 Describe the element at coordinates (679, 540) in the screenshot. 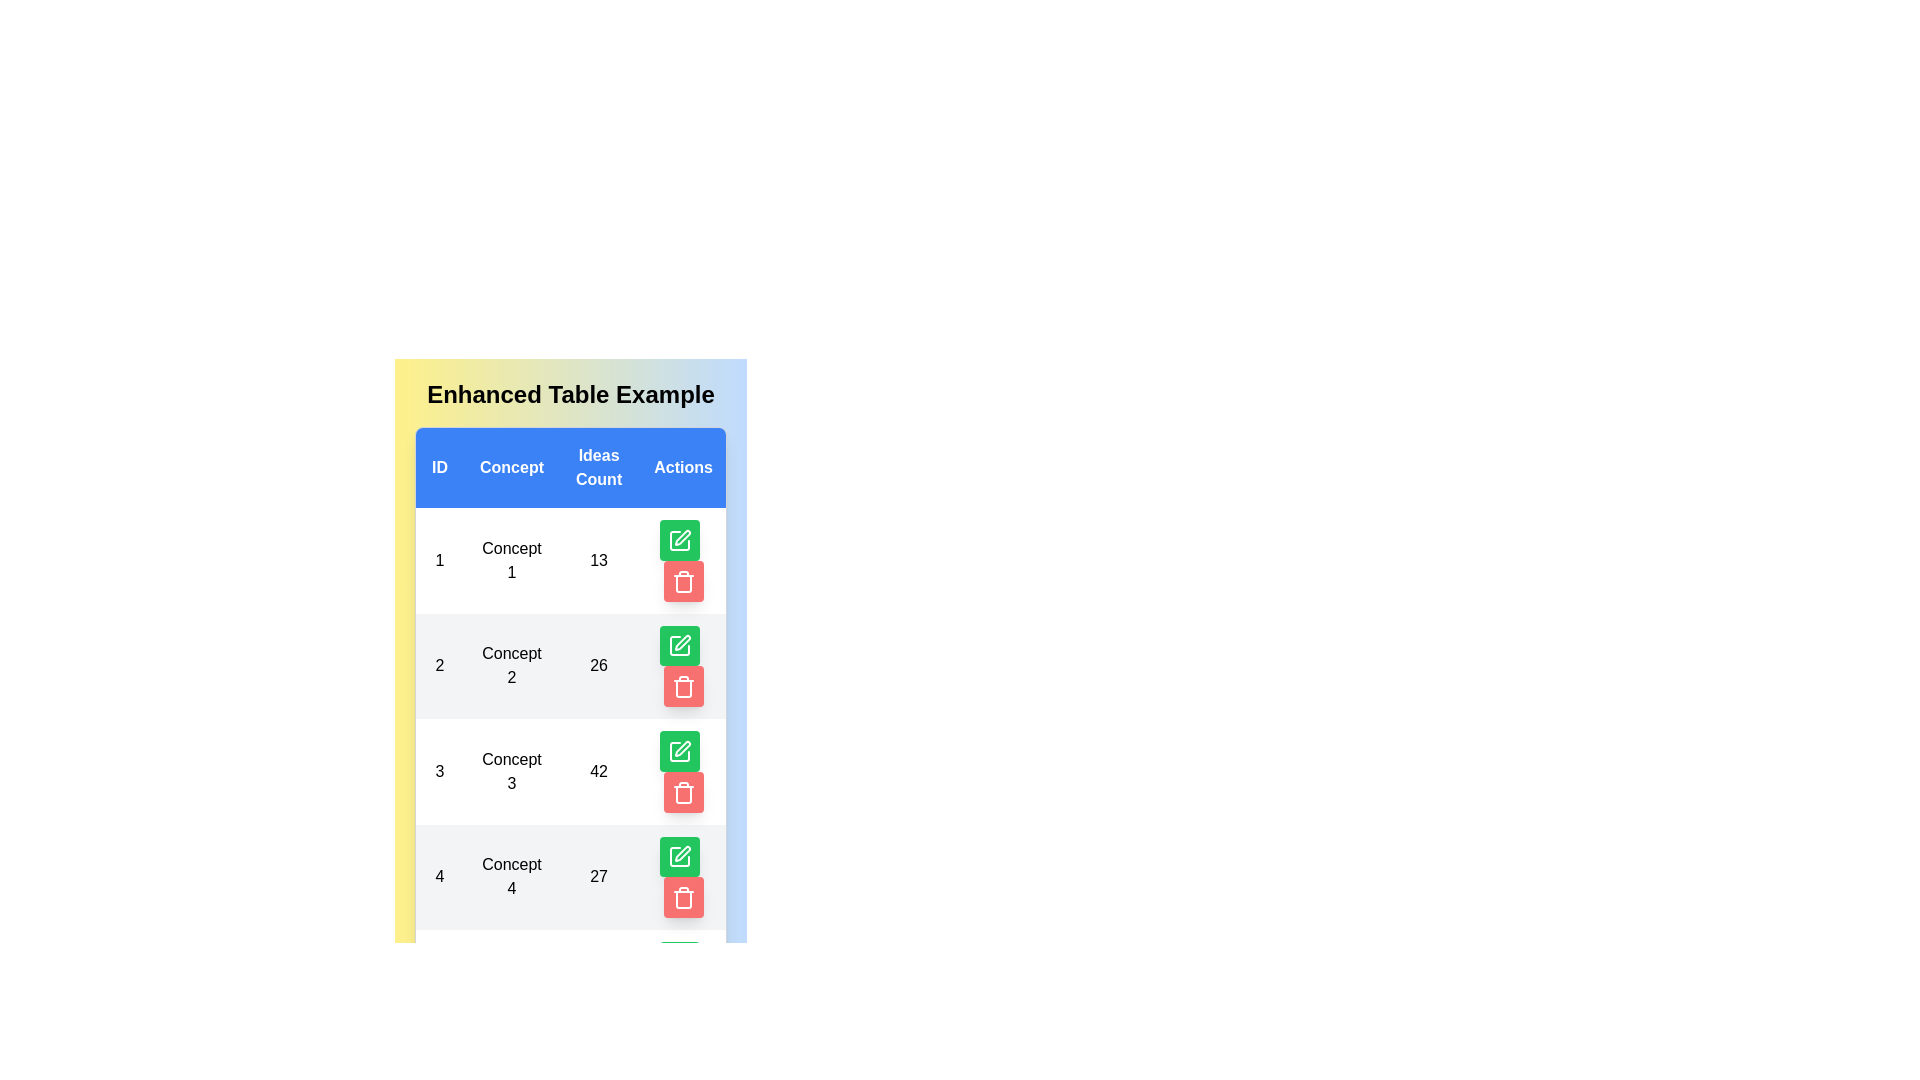

I see `the edit button for the first row to reveal its tooltip` at that location.